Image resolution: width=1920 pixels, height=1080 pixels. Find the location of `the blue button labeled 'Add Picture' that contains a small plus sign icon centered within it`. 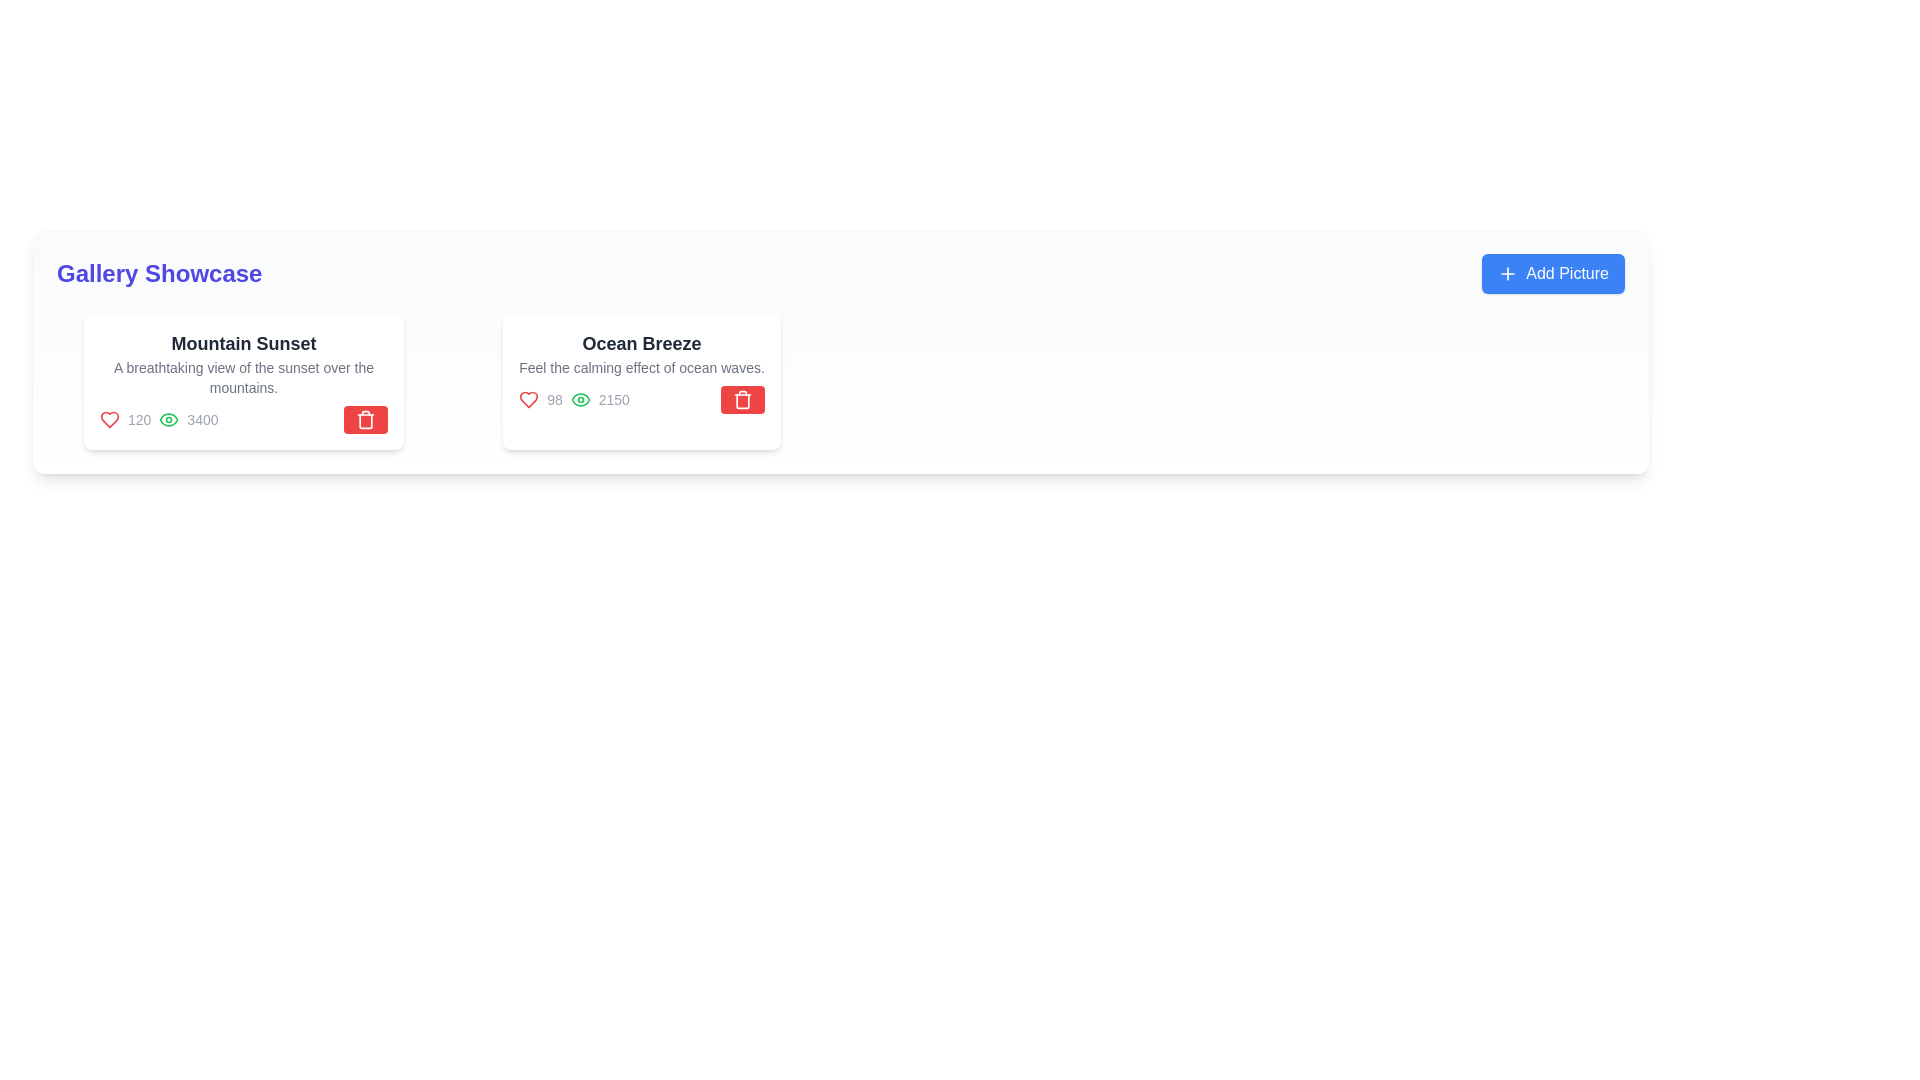

the blue button labeled 'Add Picture' that contains a small plus sign icon centered within it is located at coordinates (1508, 273).